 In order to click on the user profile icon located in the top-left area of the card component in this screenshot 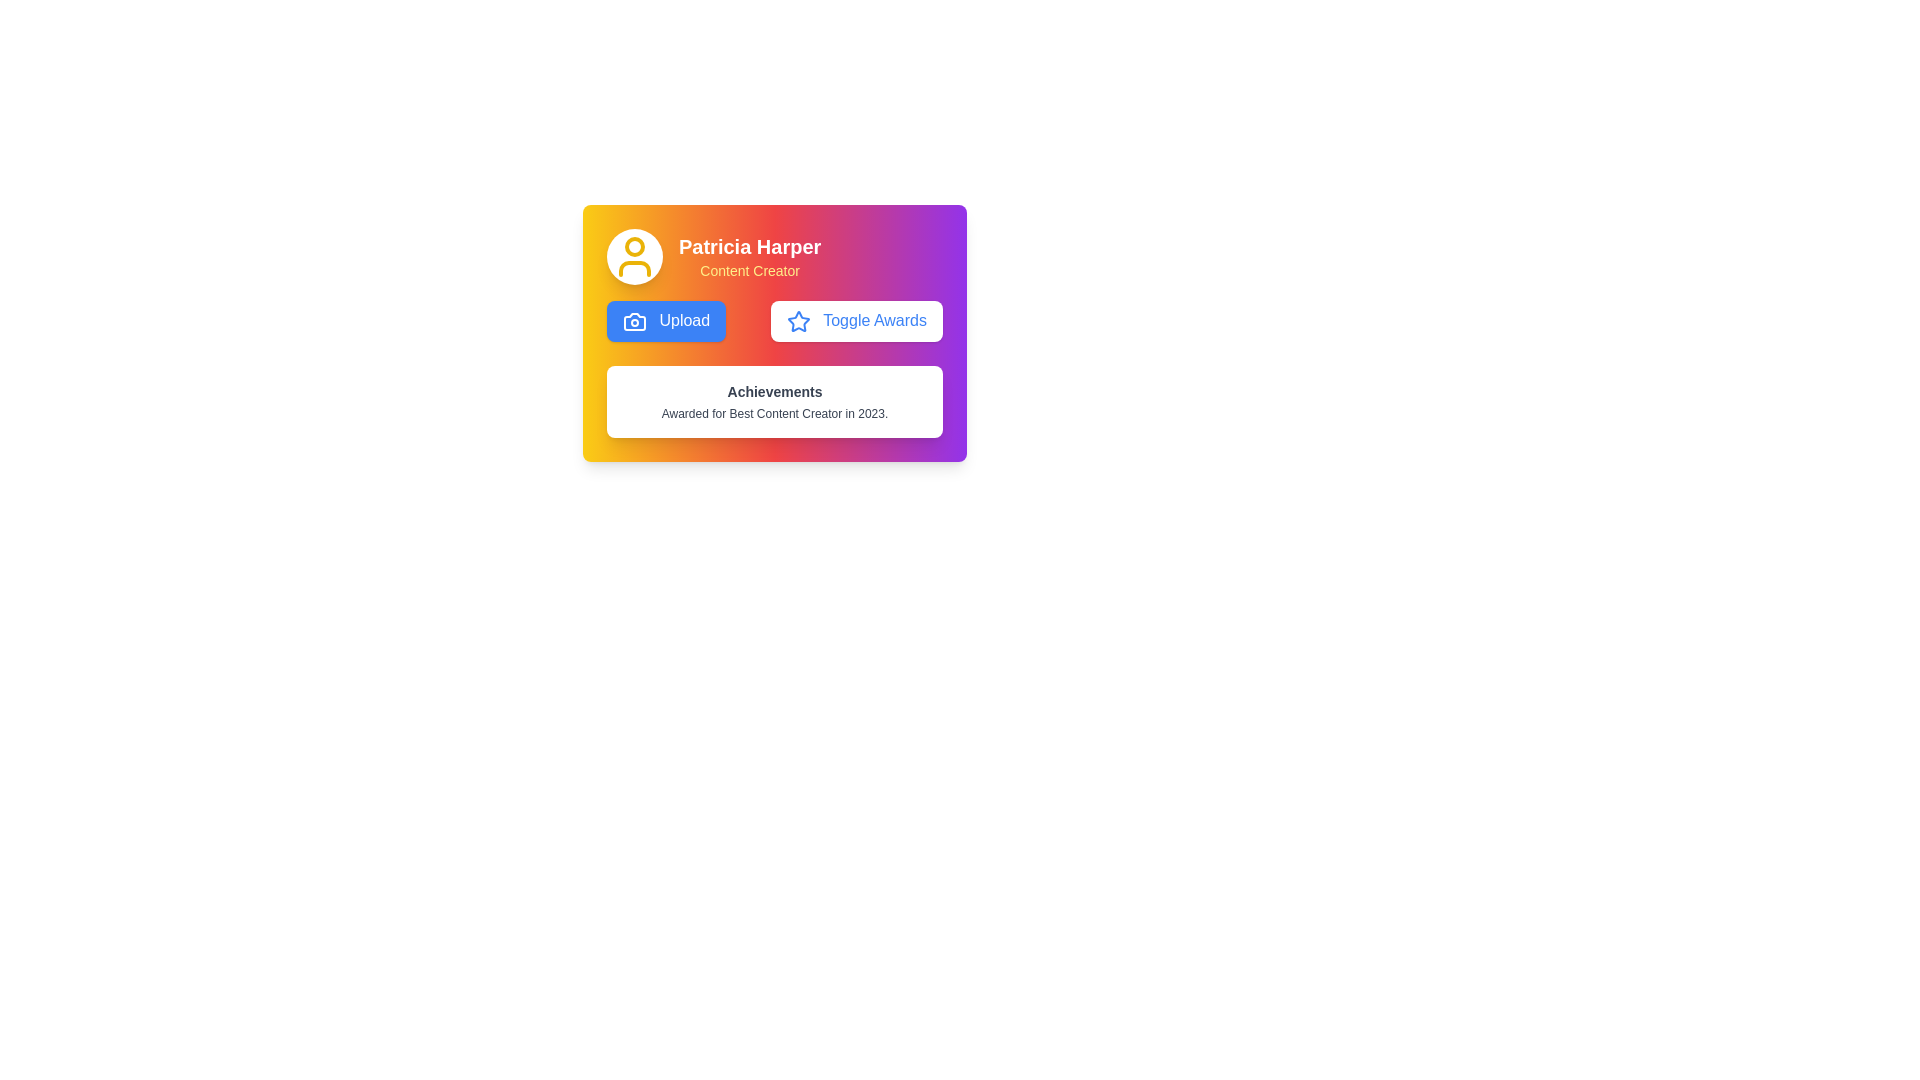, I will do `click(633, 256)`.